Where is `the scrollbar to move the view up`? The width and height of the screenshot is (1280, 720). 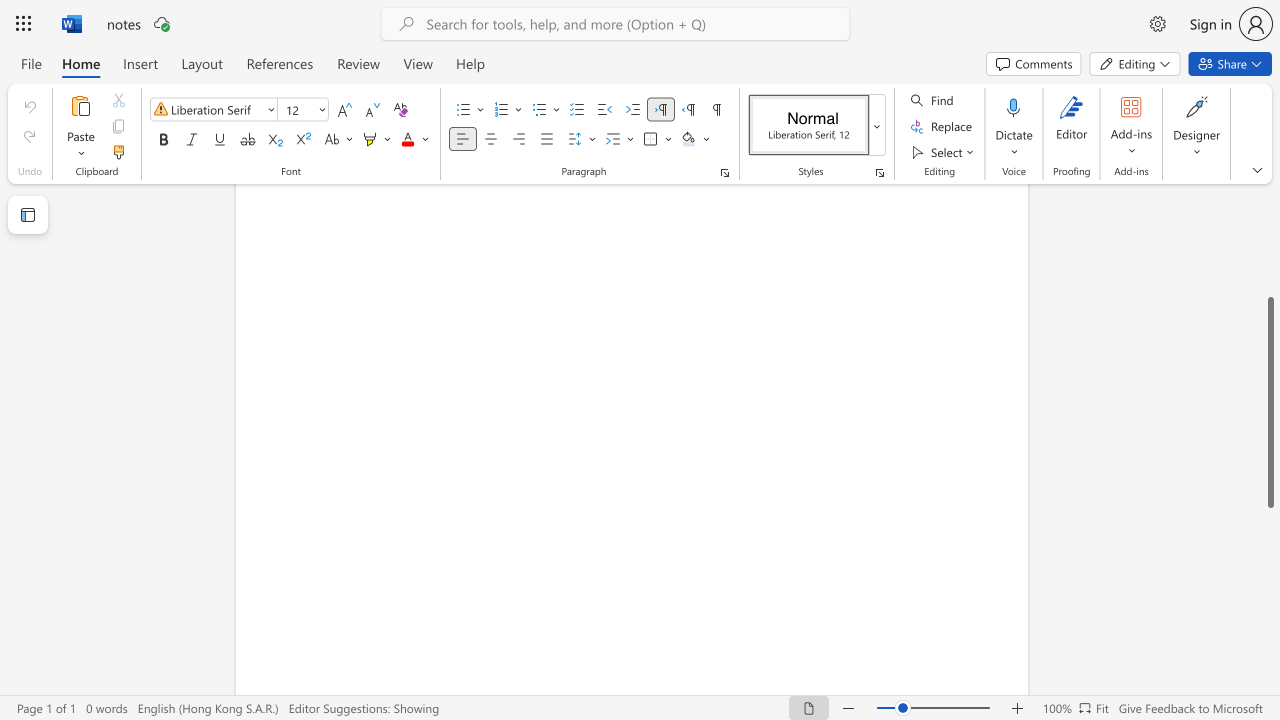
the scrollbar to move the view up is located at coordinates (1269, 270).